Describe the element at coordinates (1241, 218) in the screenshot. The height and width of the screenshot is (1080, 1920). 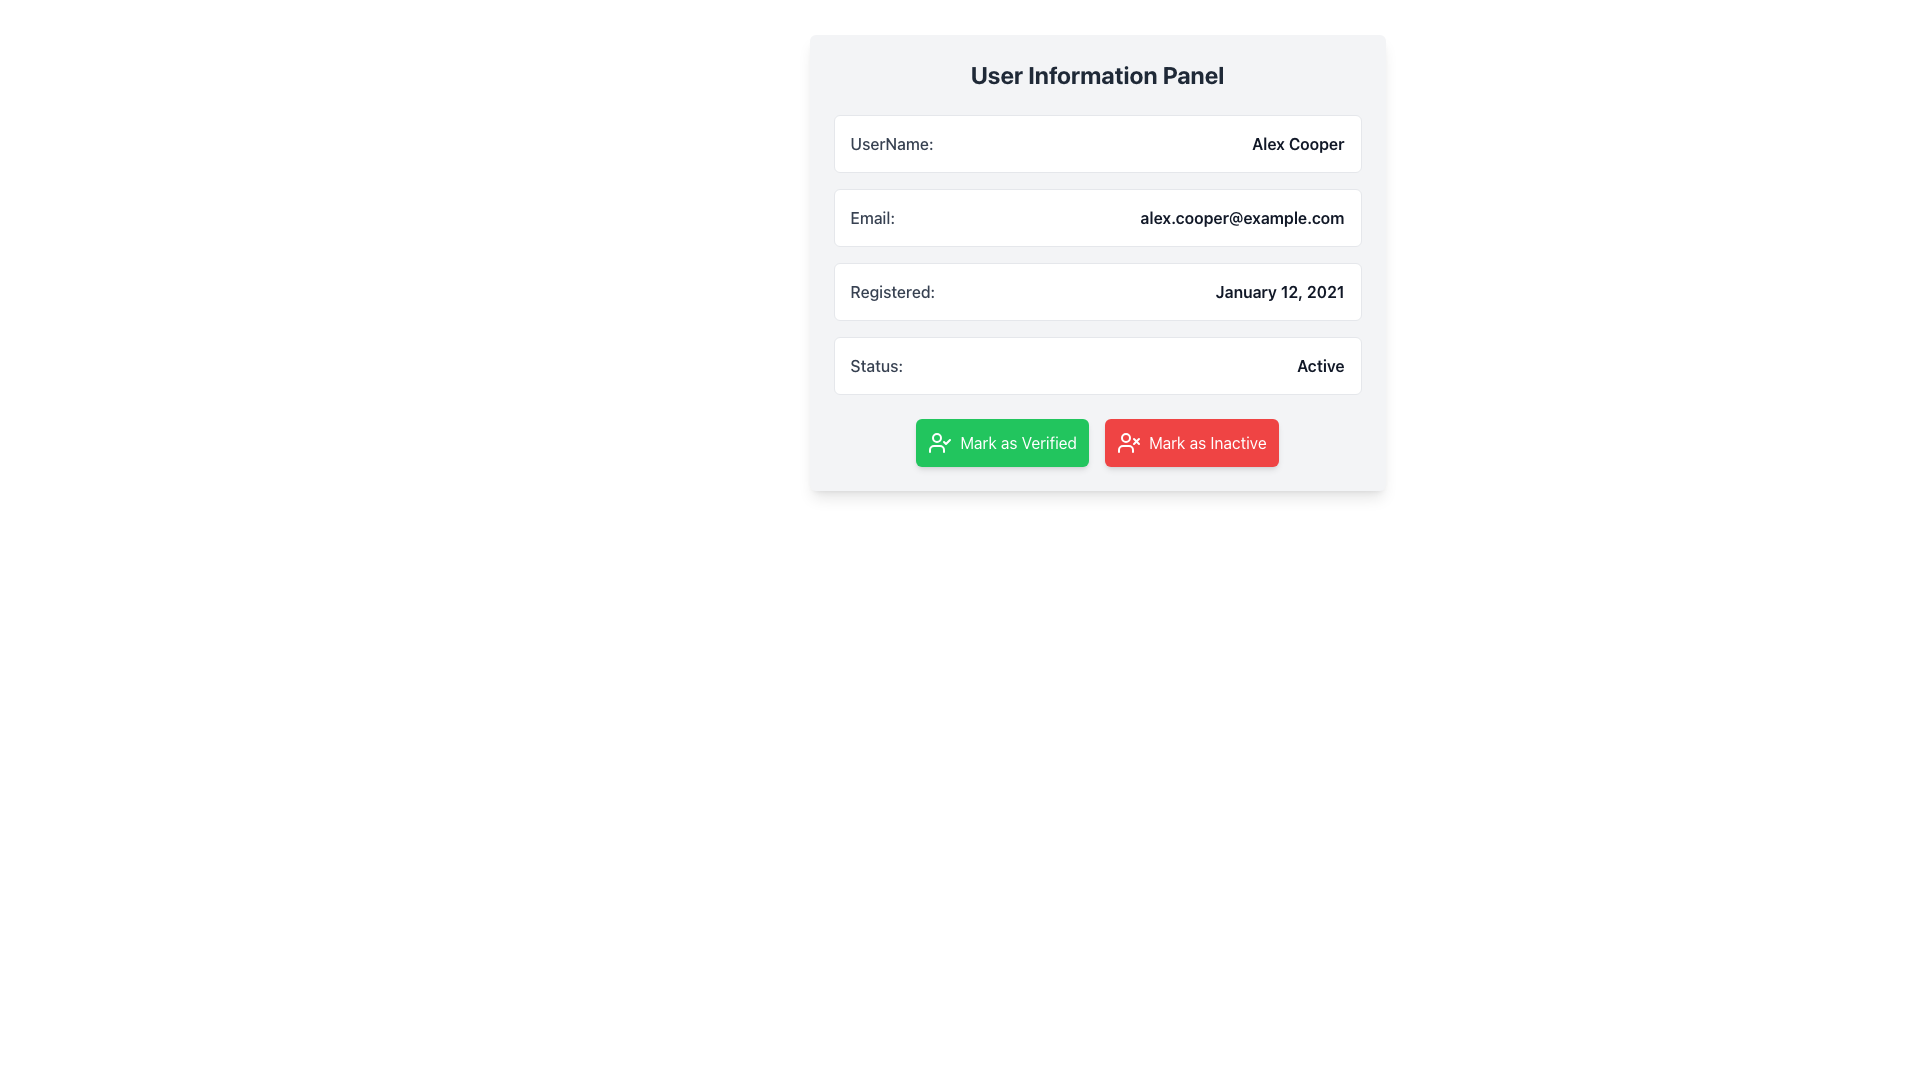
I see `the email address display element located to the right of the 'Email:' label in the user detail panel` at that location.